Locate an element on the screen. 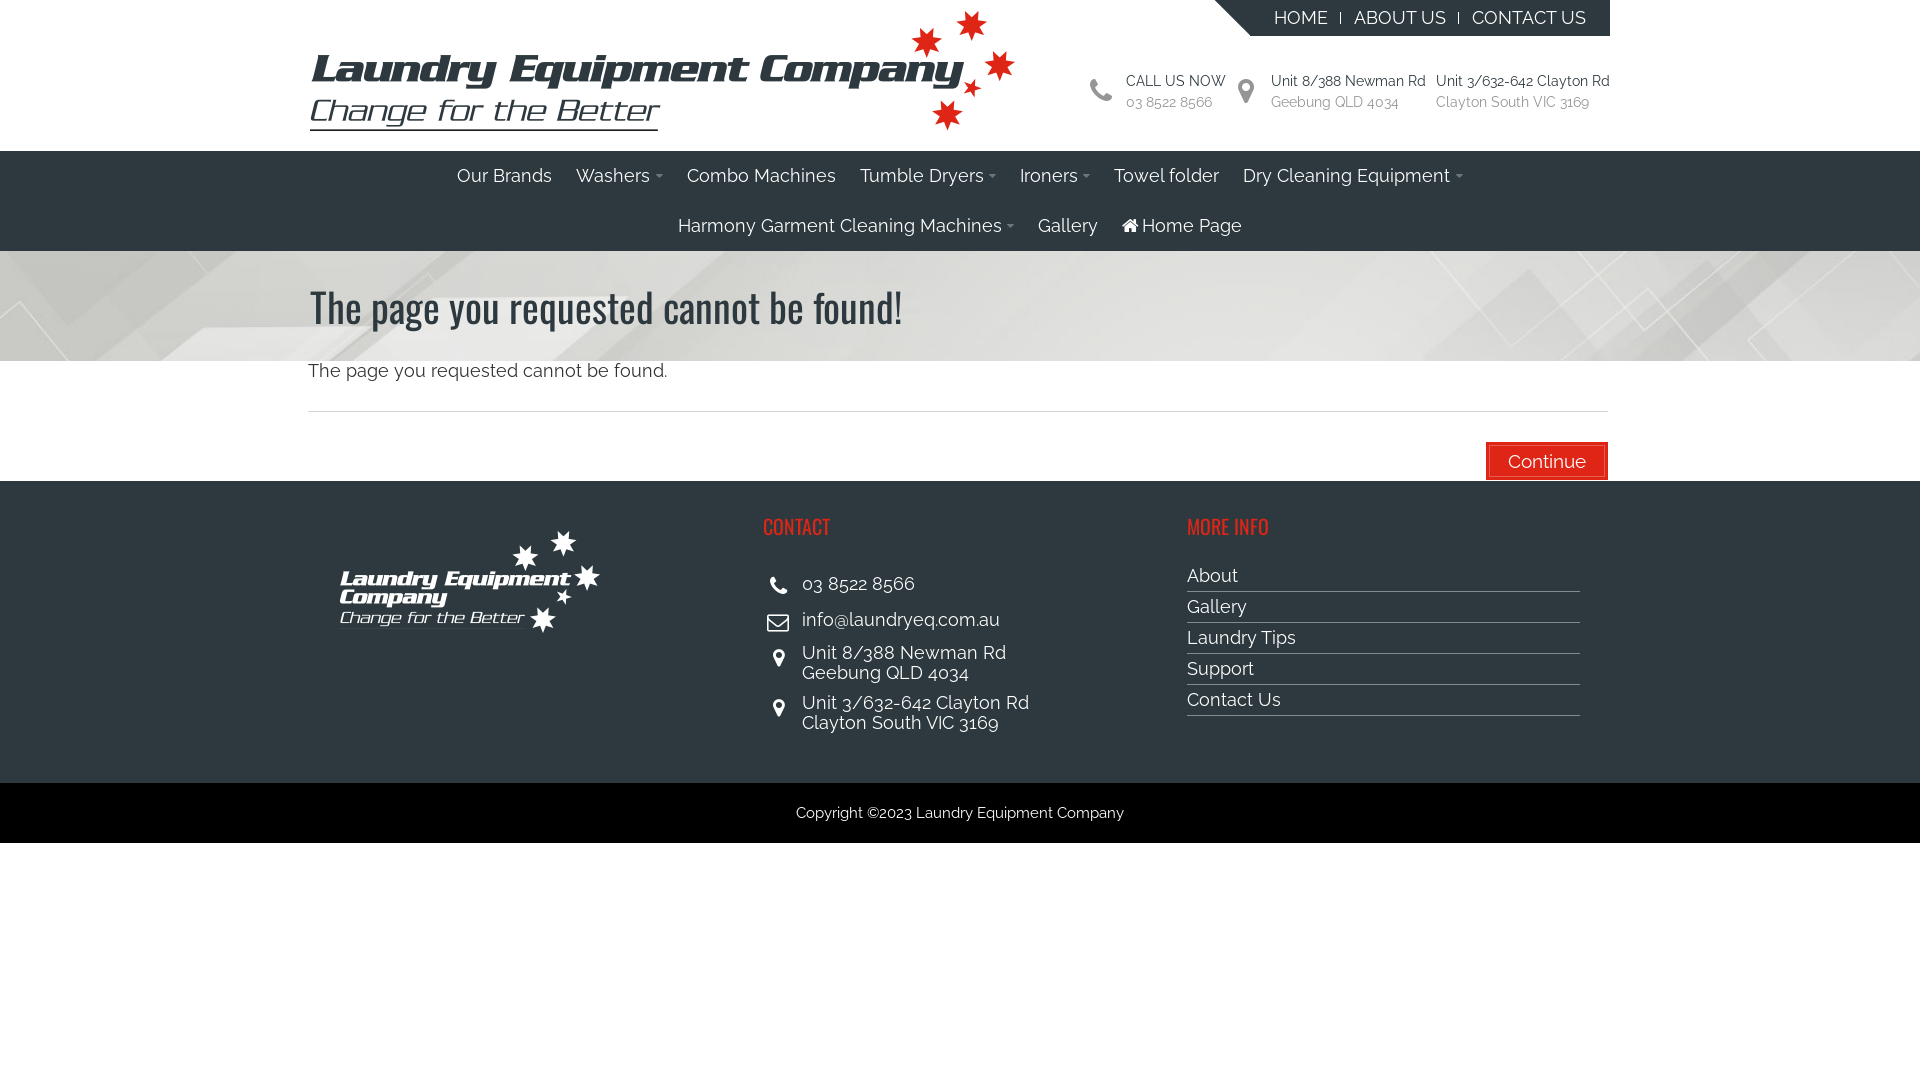  'Washers' is located at coordinates (618, 175).